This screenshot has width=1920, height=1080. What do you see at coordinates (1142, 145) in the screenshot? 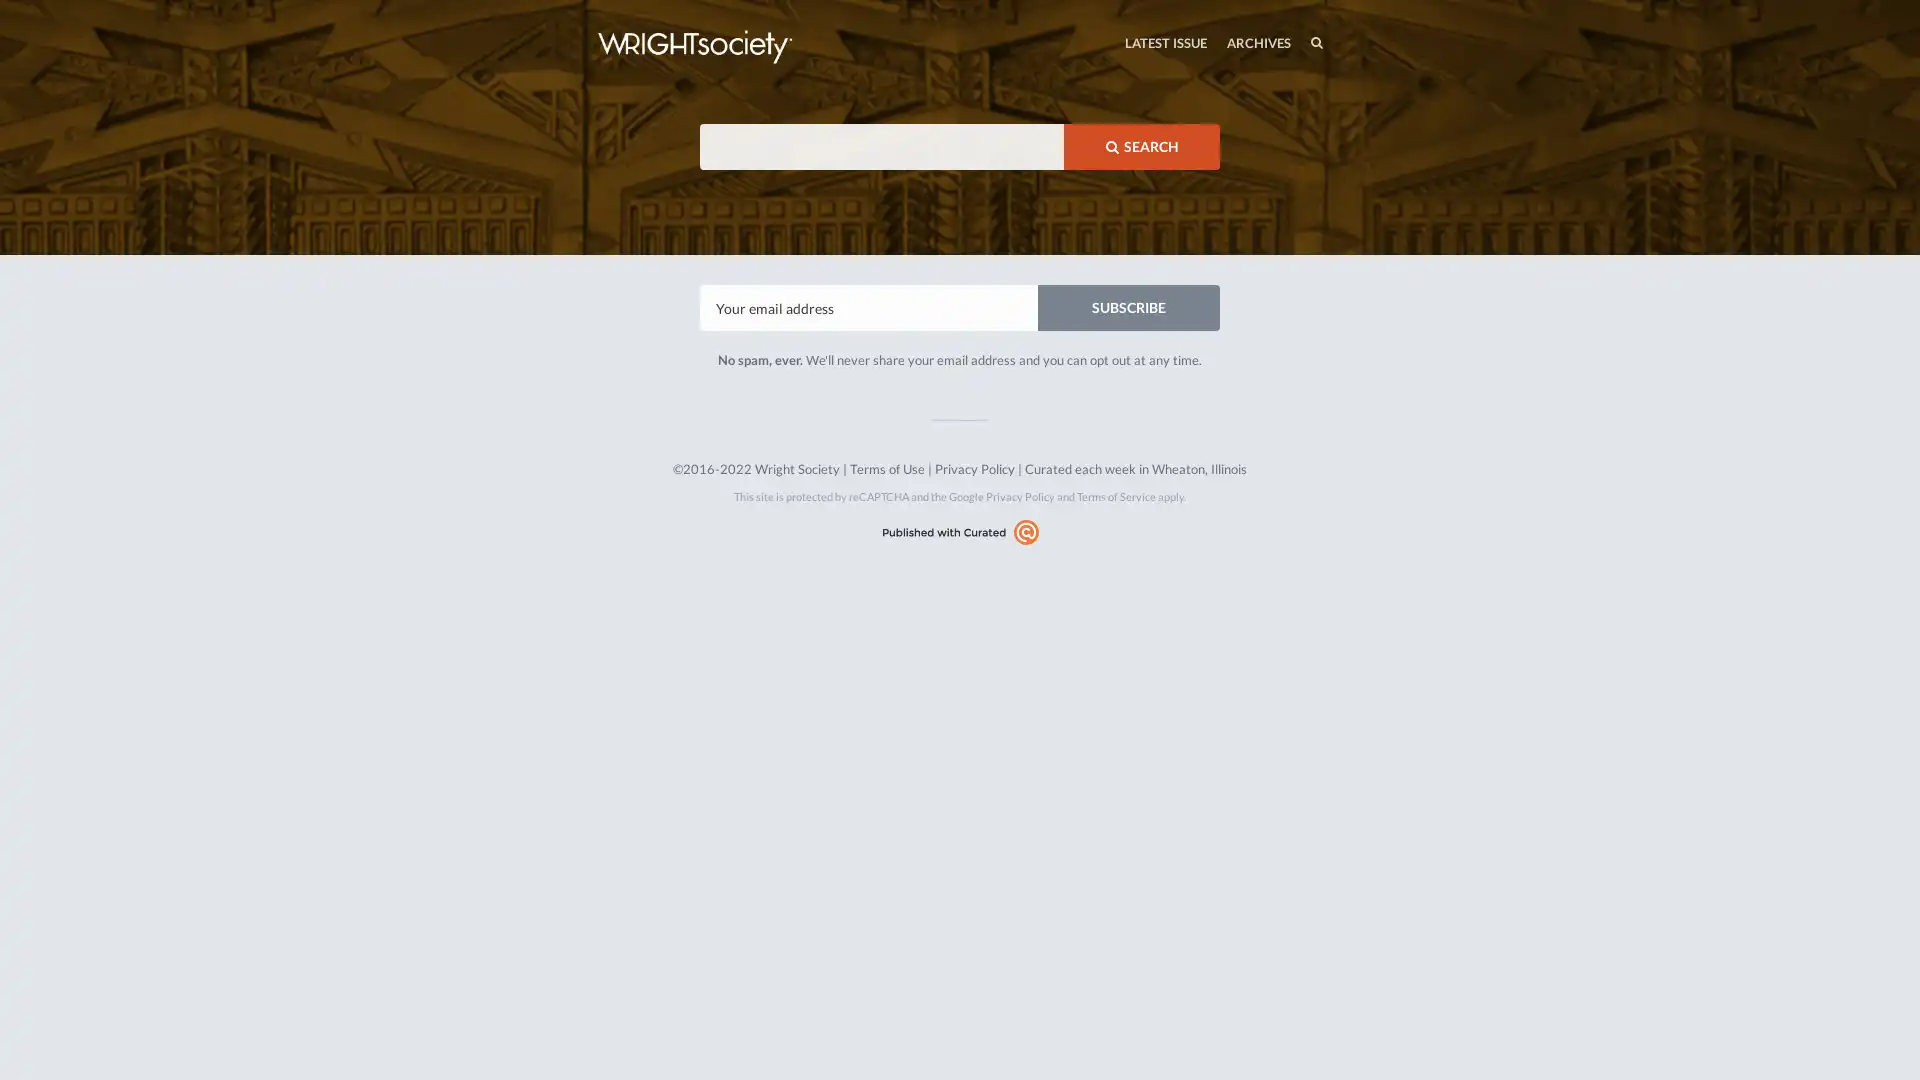
I see `SEARCH` at bounding box center [1142, 145].